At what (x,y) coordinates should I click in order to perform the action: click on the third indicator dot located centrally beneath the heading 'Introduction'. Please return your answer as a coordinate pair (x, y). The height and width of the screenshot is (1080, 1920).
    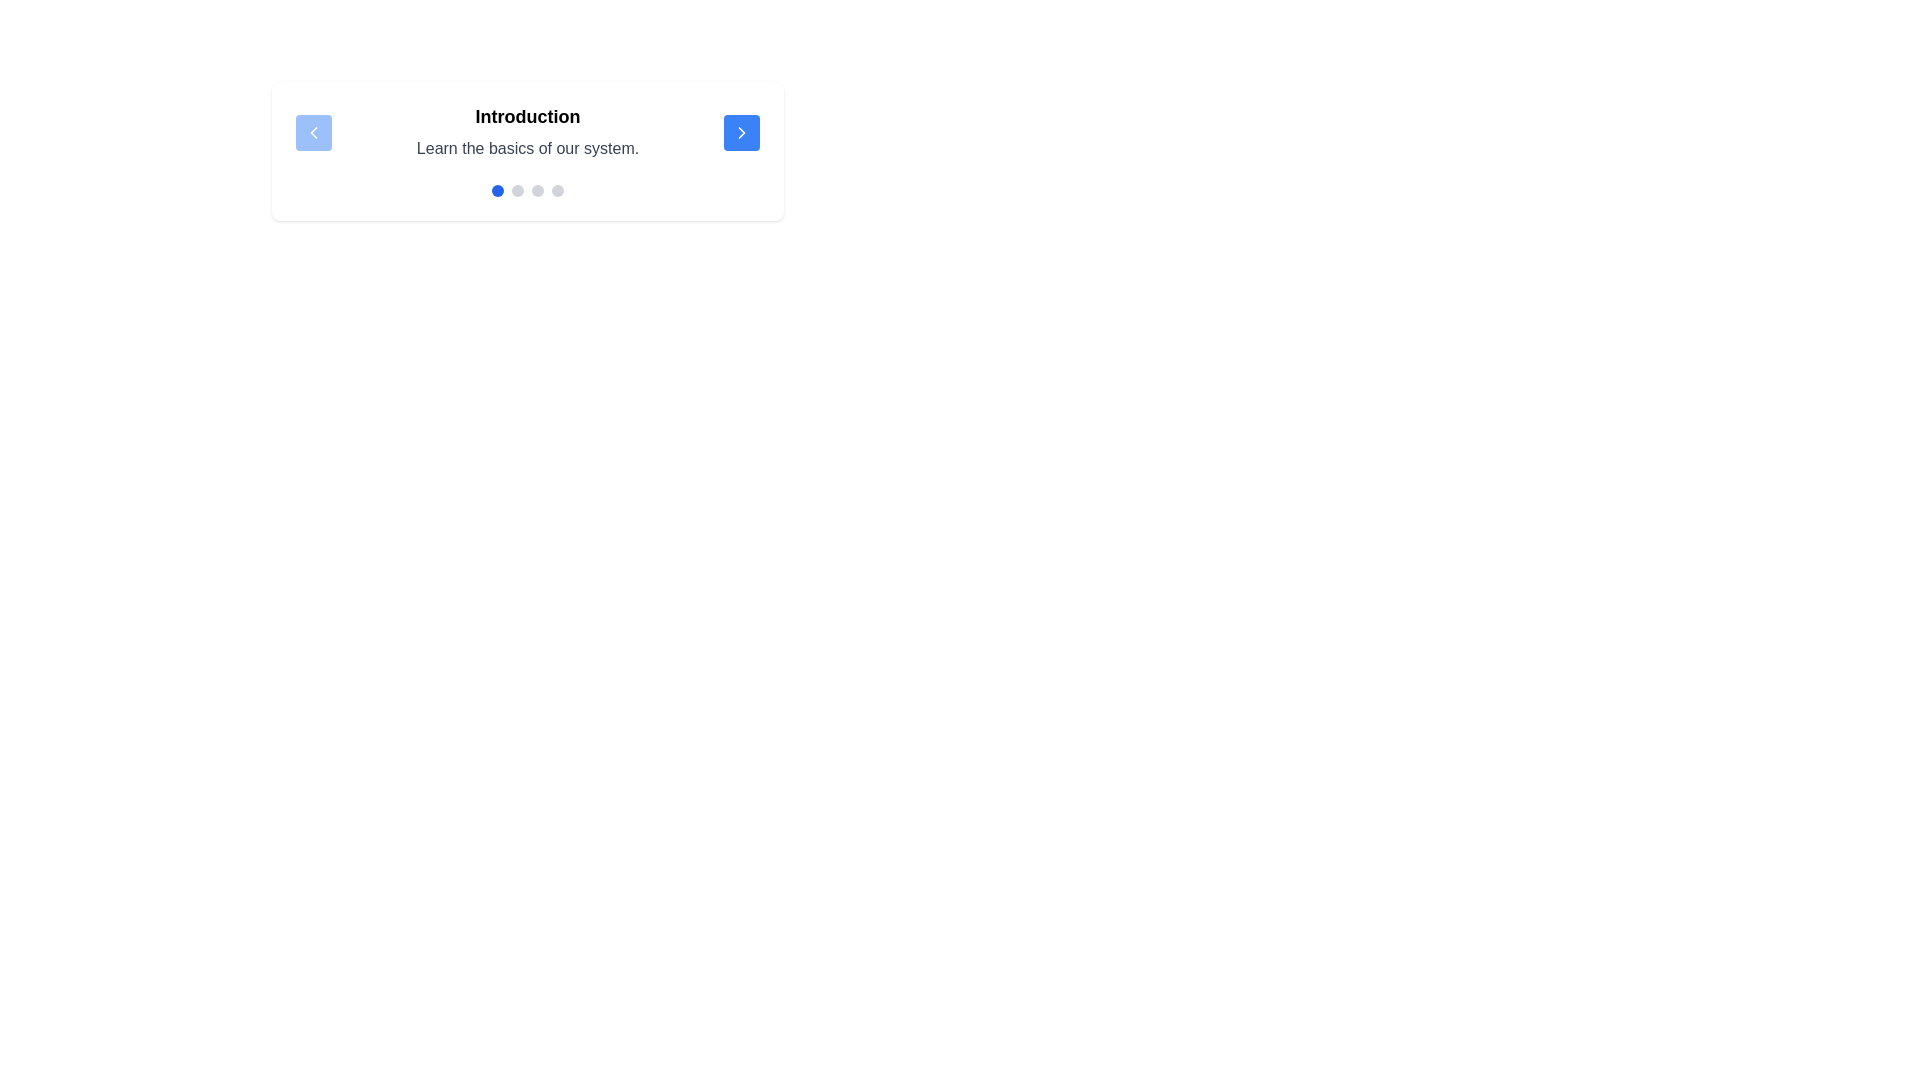
    Looking at the image, I should click on (537, 190).